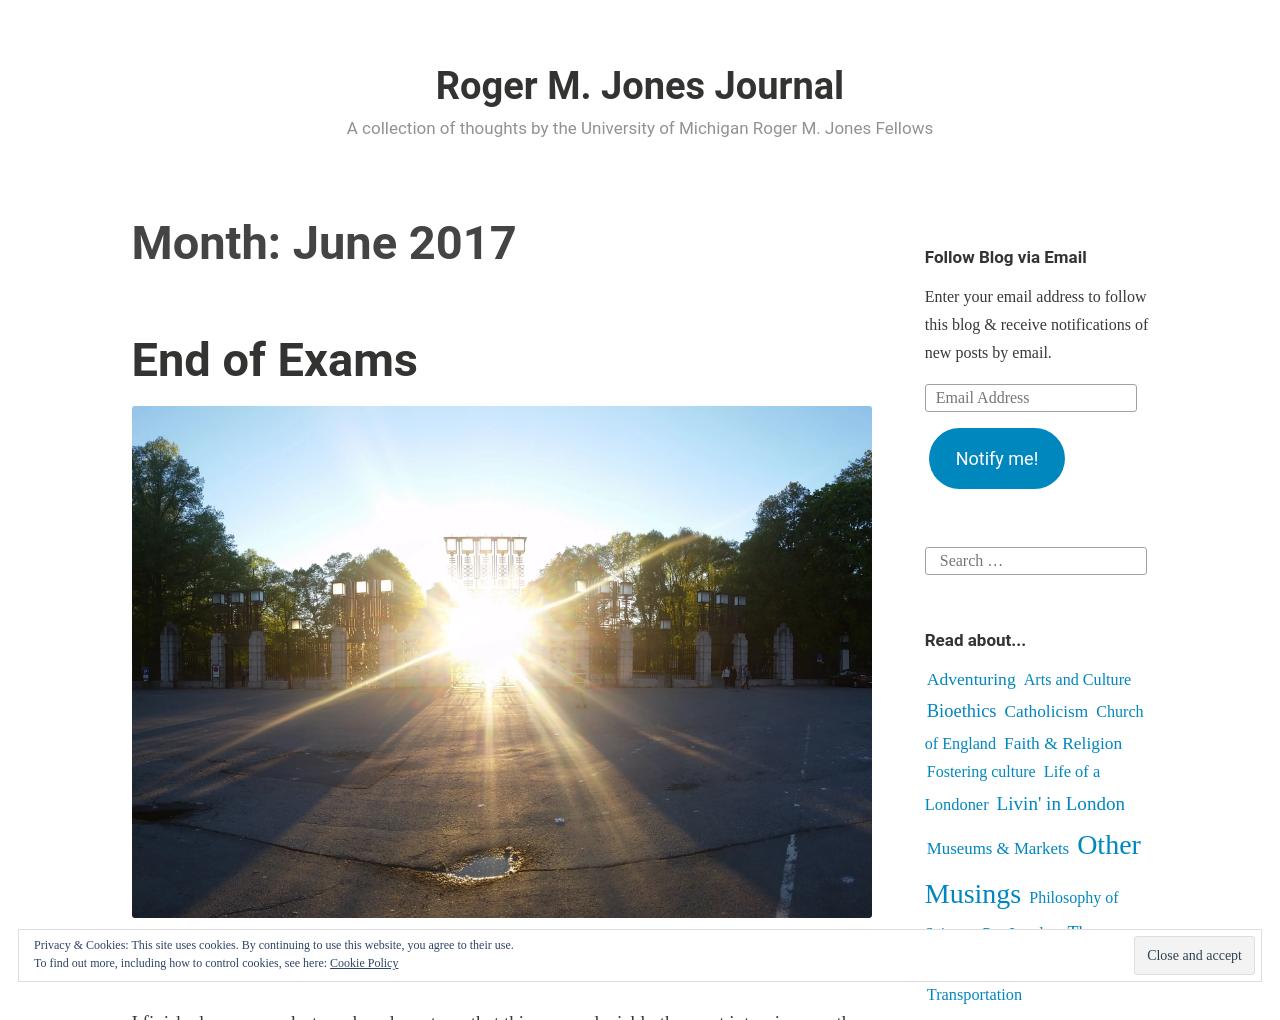  What do you see at coordinates (290, 242) in the screenshot?
I see `'June 2017'` at bounding box center [290, 242].